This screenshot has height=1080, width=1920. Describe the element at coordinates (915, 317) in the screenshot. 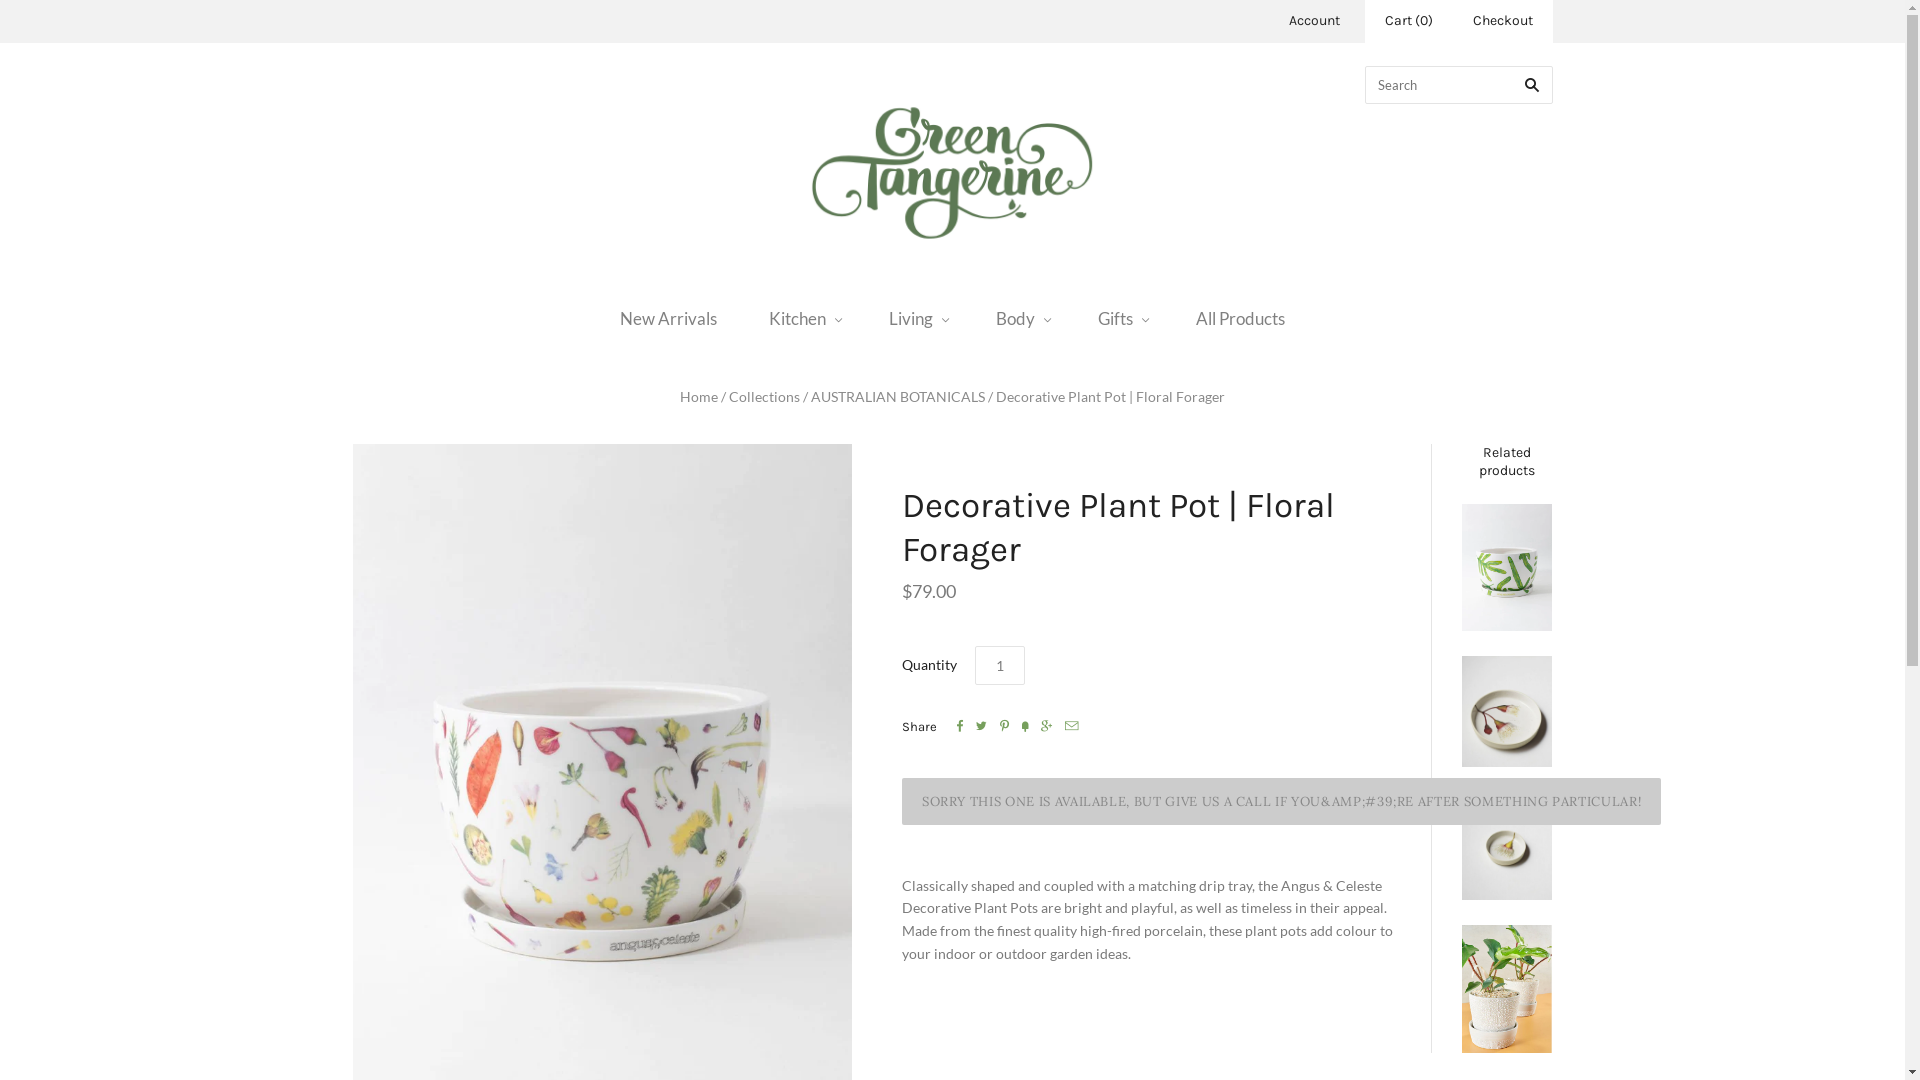

I see `'Living'` at that location.